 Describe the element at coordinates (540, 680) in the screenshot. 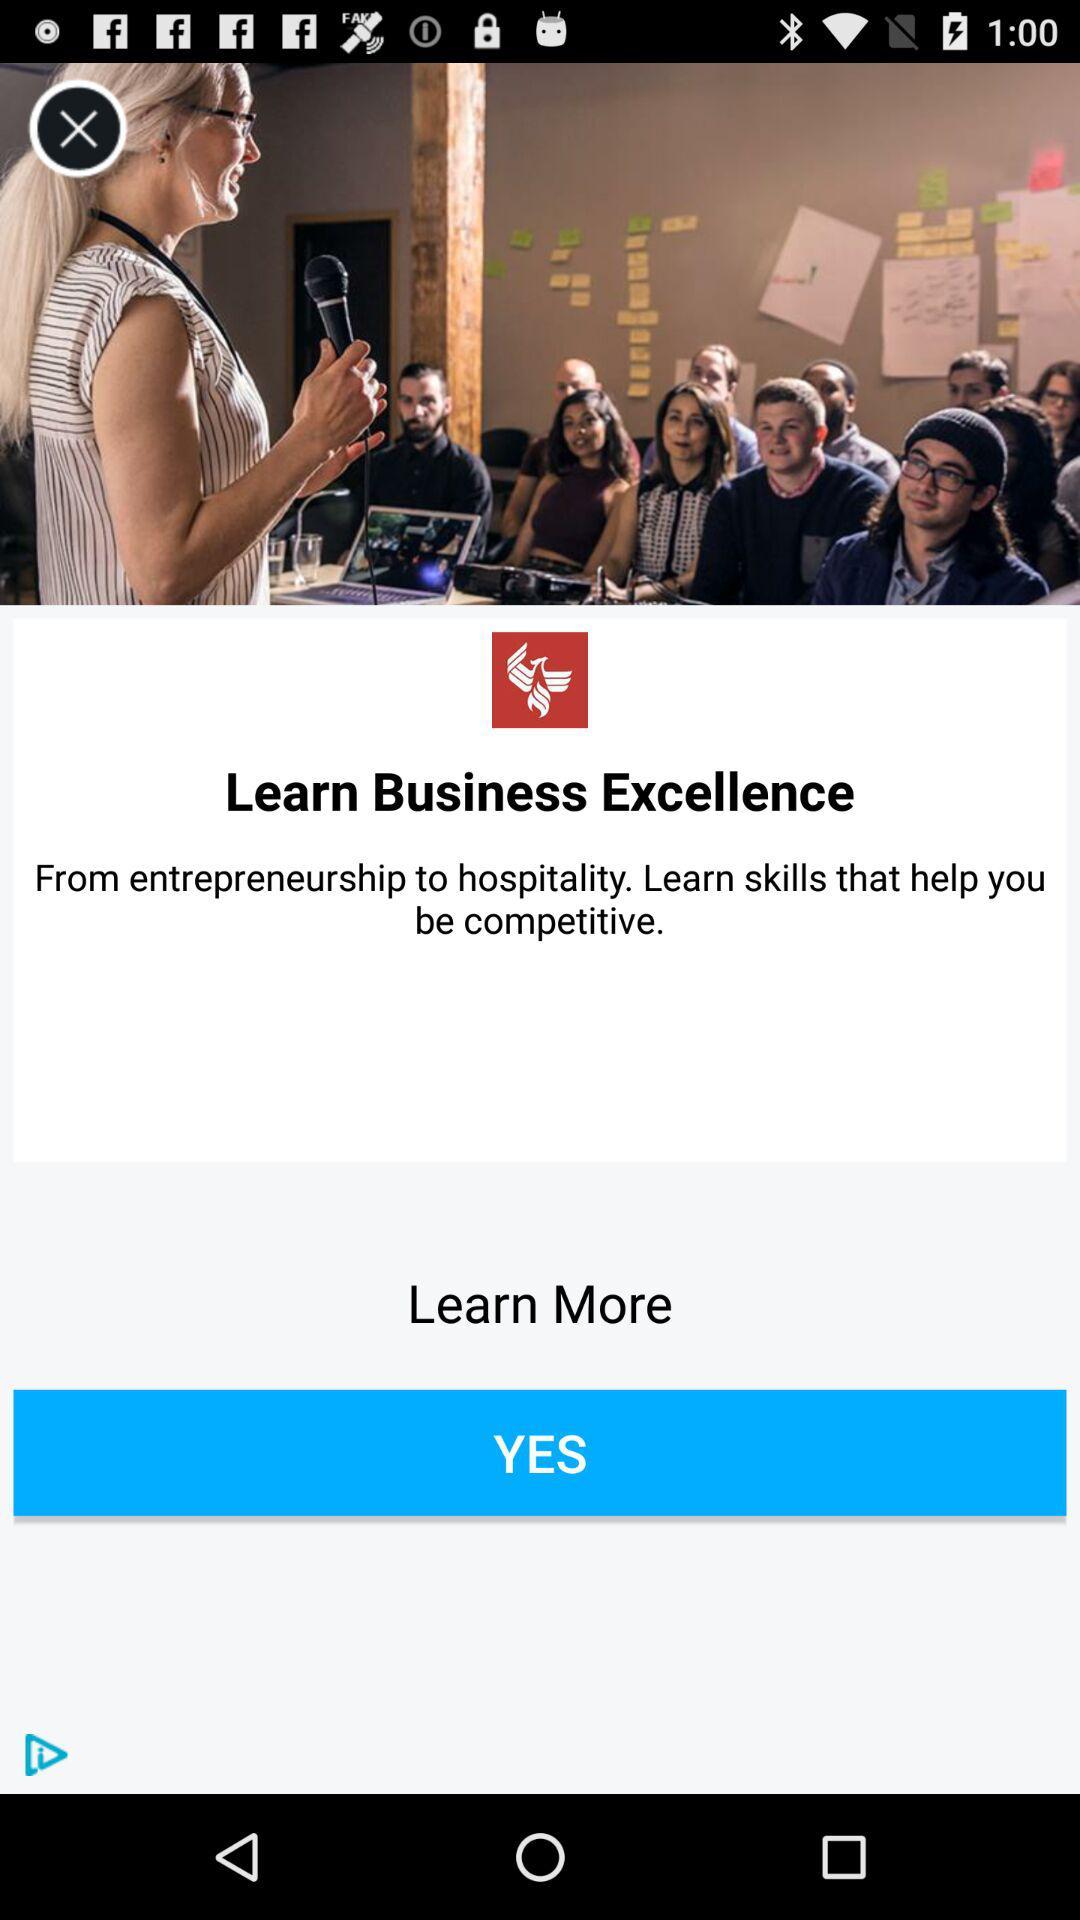

I see `icon above learn business excellence app` at that location.